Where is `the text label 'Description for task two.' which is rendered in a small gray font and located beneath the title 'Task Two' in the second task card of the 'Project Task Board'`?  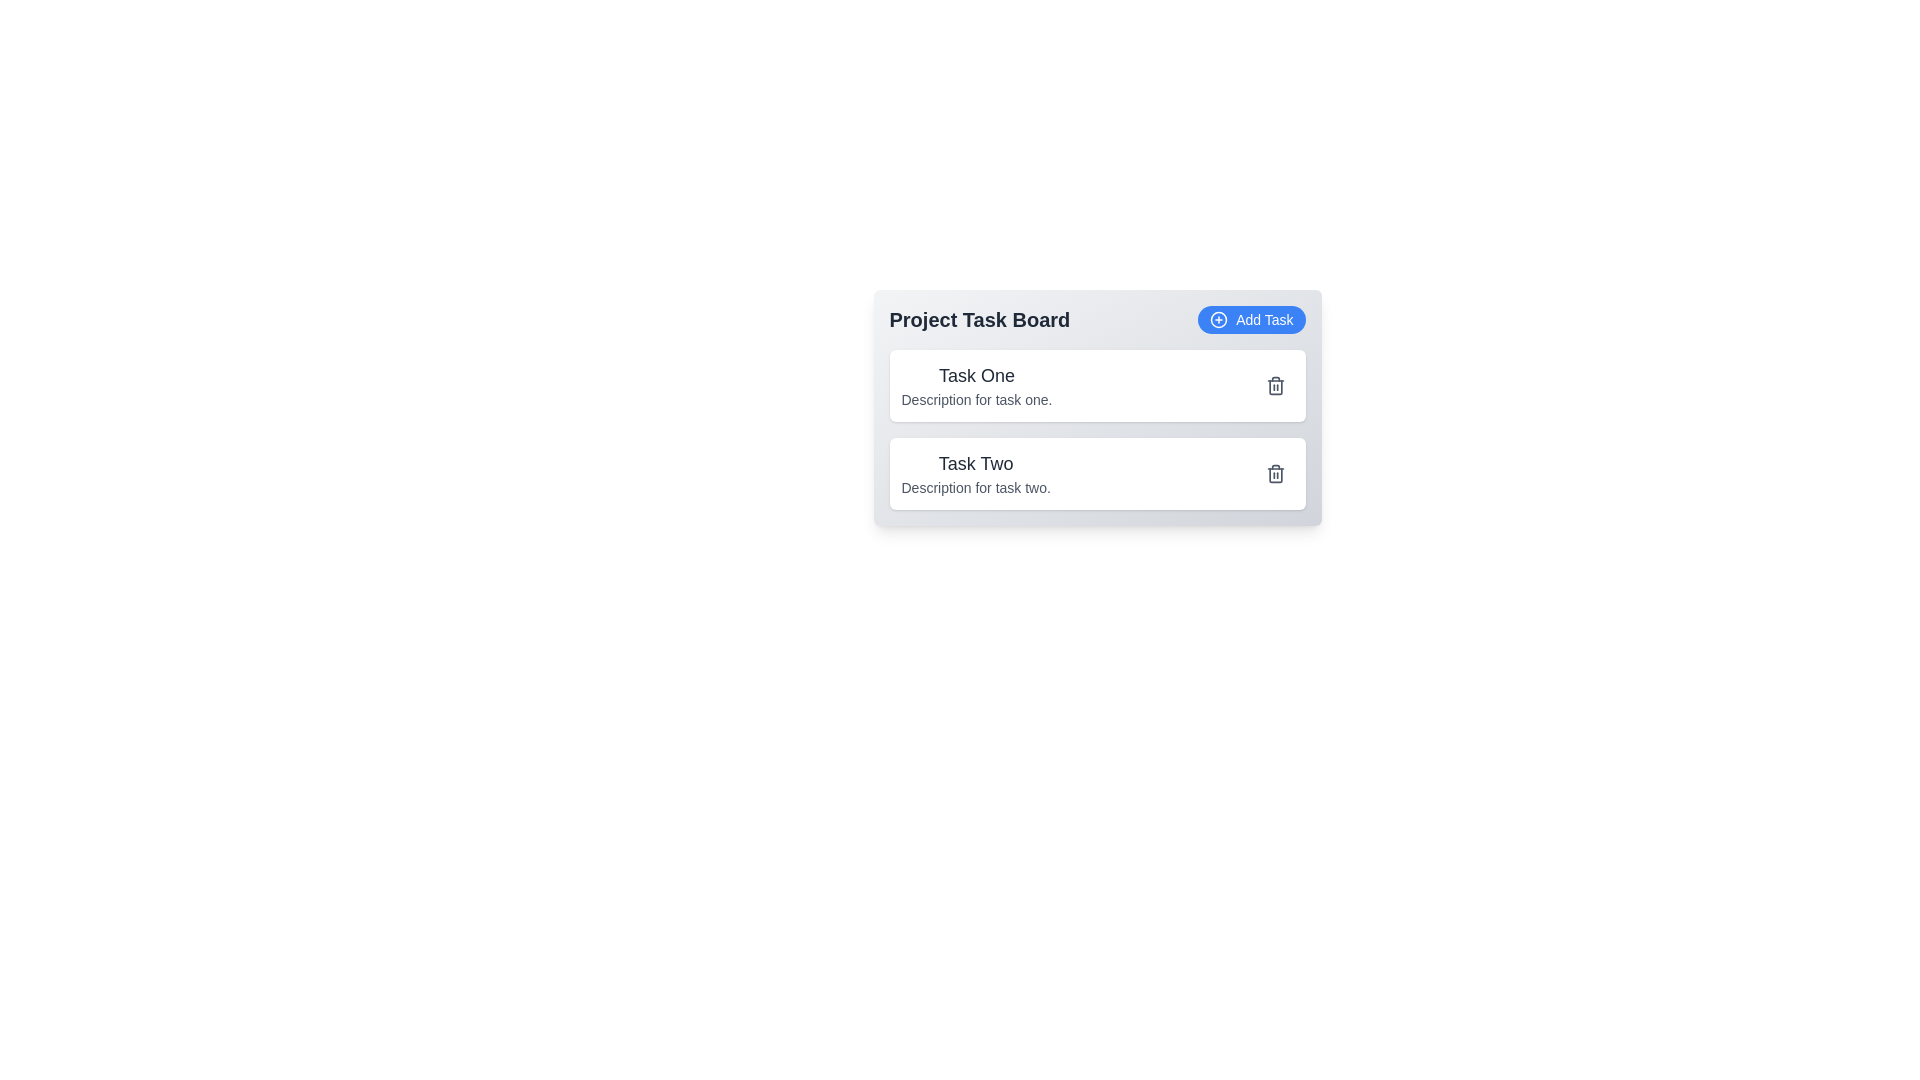 the text label 'Description for task two.' which is rendered in a small gray font and located beneath the title 'Task Two' in the second task card of the 'Project Task Board' is located at coordinates (976, 488).